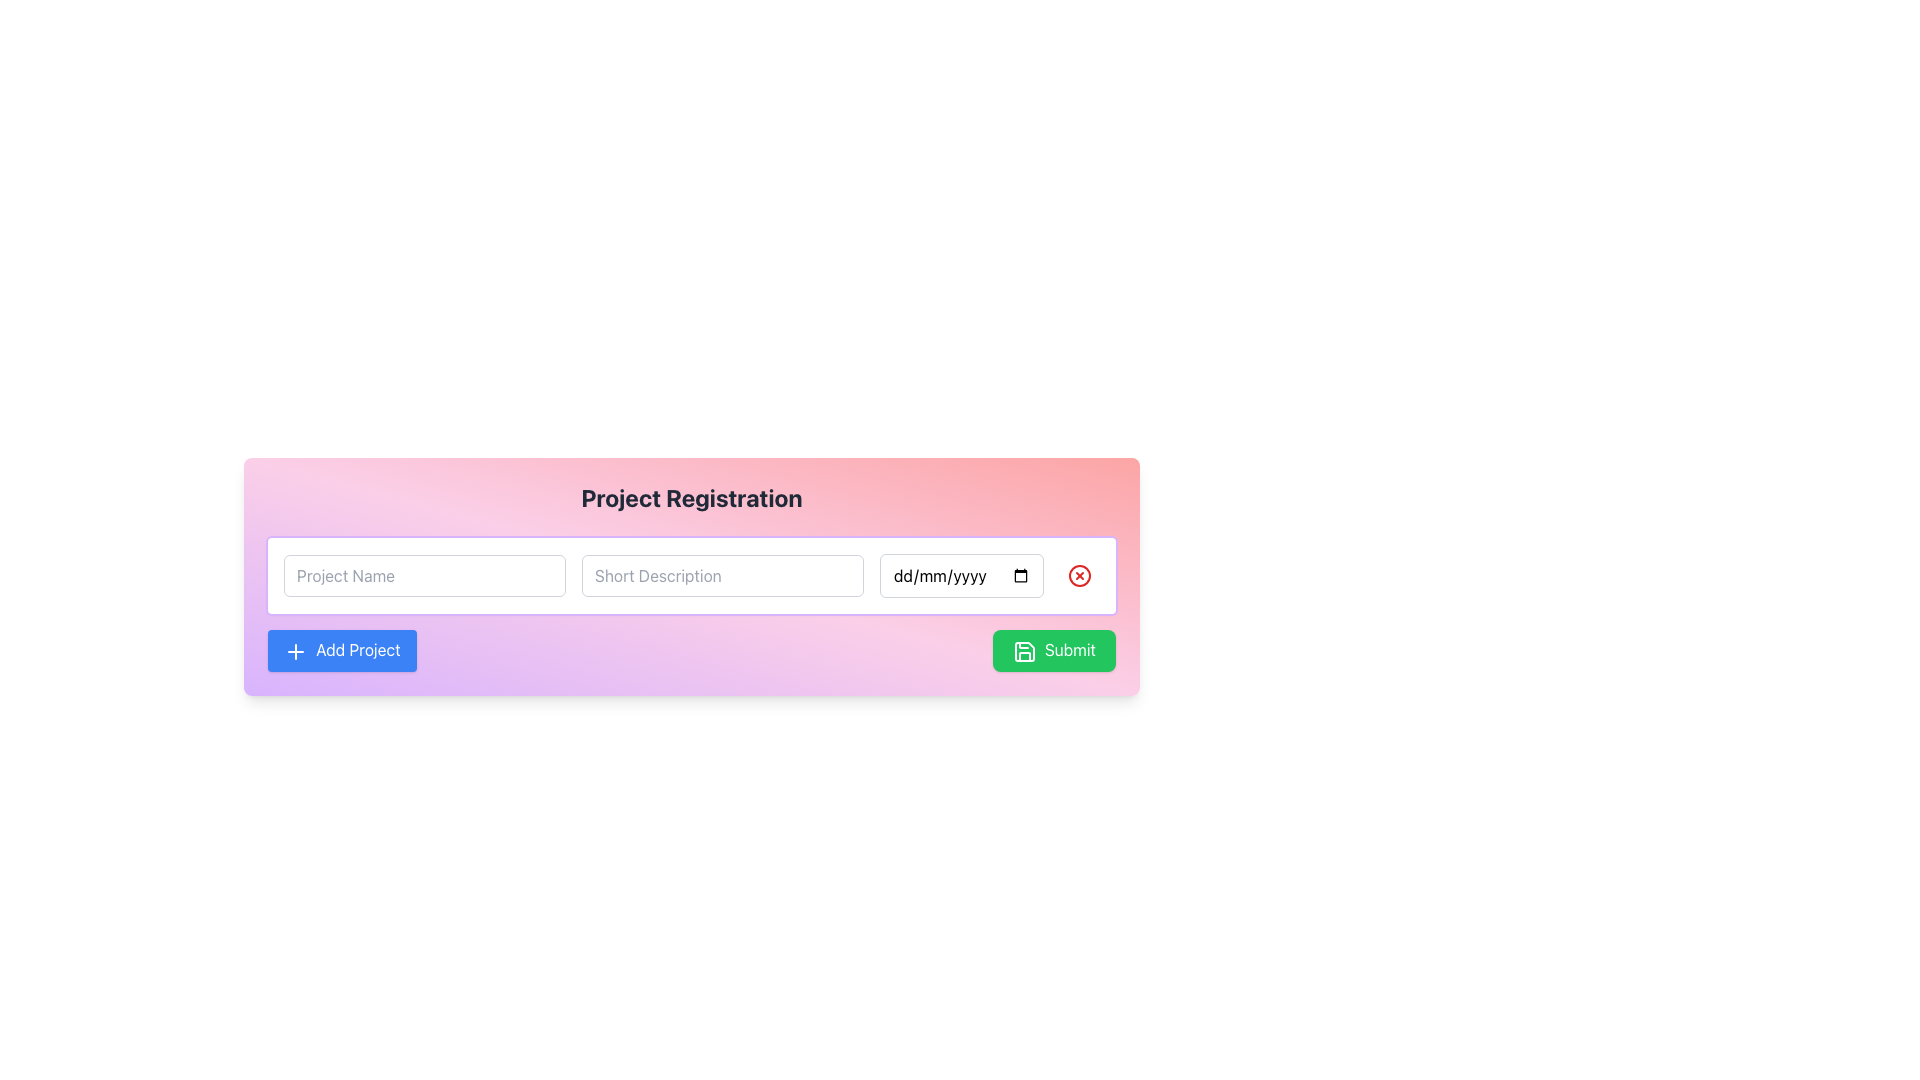 The width and height of the screenshot is (1920, 1080). What do you see at coordinates (961, 575) in the screenshot?
I see `a date from the date picker in the date input field which has a placeholder displaying 'dd/mm/yyyy', located to the right of the 'Project Name' and 'Short Description' text input fields` at bounding box center [961, 575].